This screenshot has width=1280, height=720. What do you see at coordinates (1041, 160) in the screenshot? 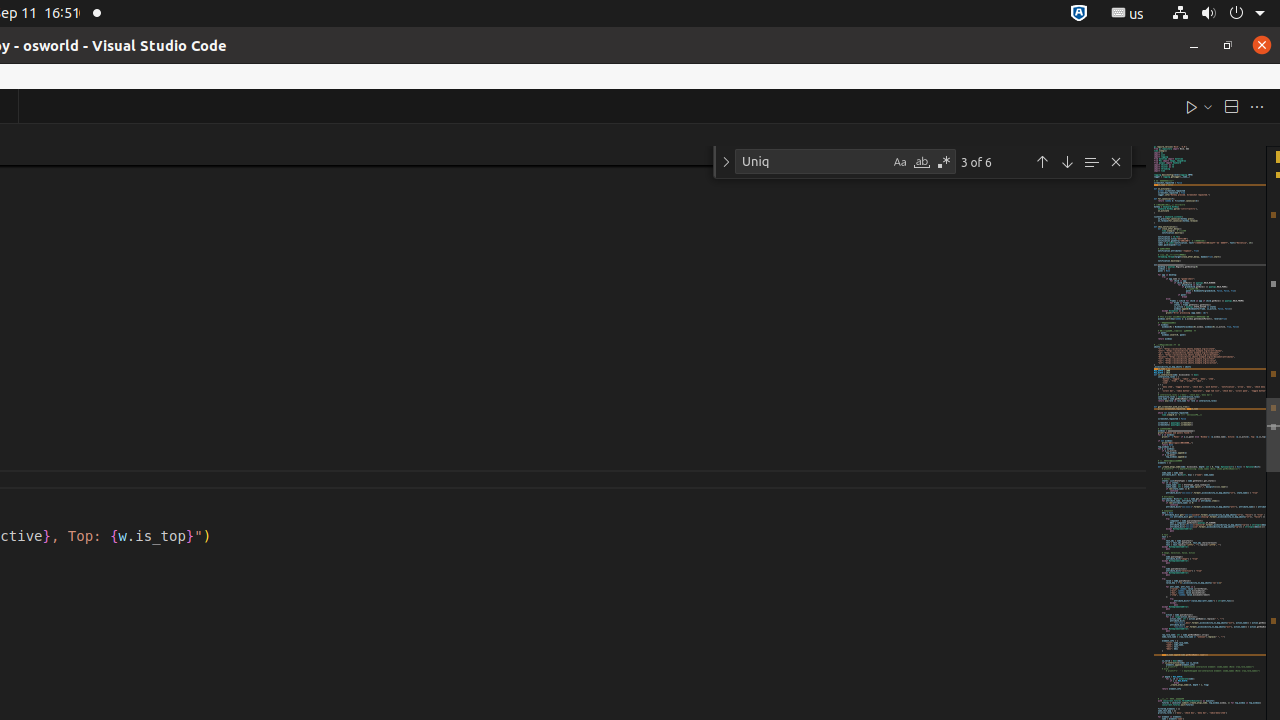
I see `'Previous Match (Shift+Enter)'` at bounding box center [1041, 160].